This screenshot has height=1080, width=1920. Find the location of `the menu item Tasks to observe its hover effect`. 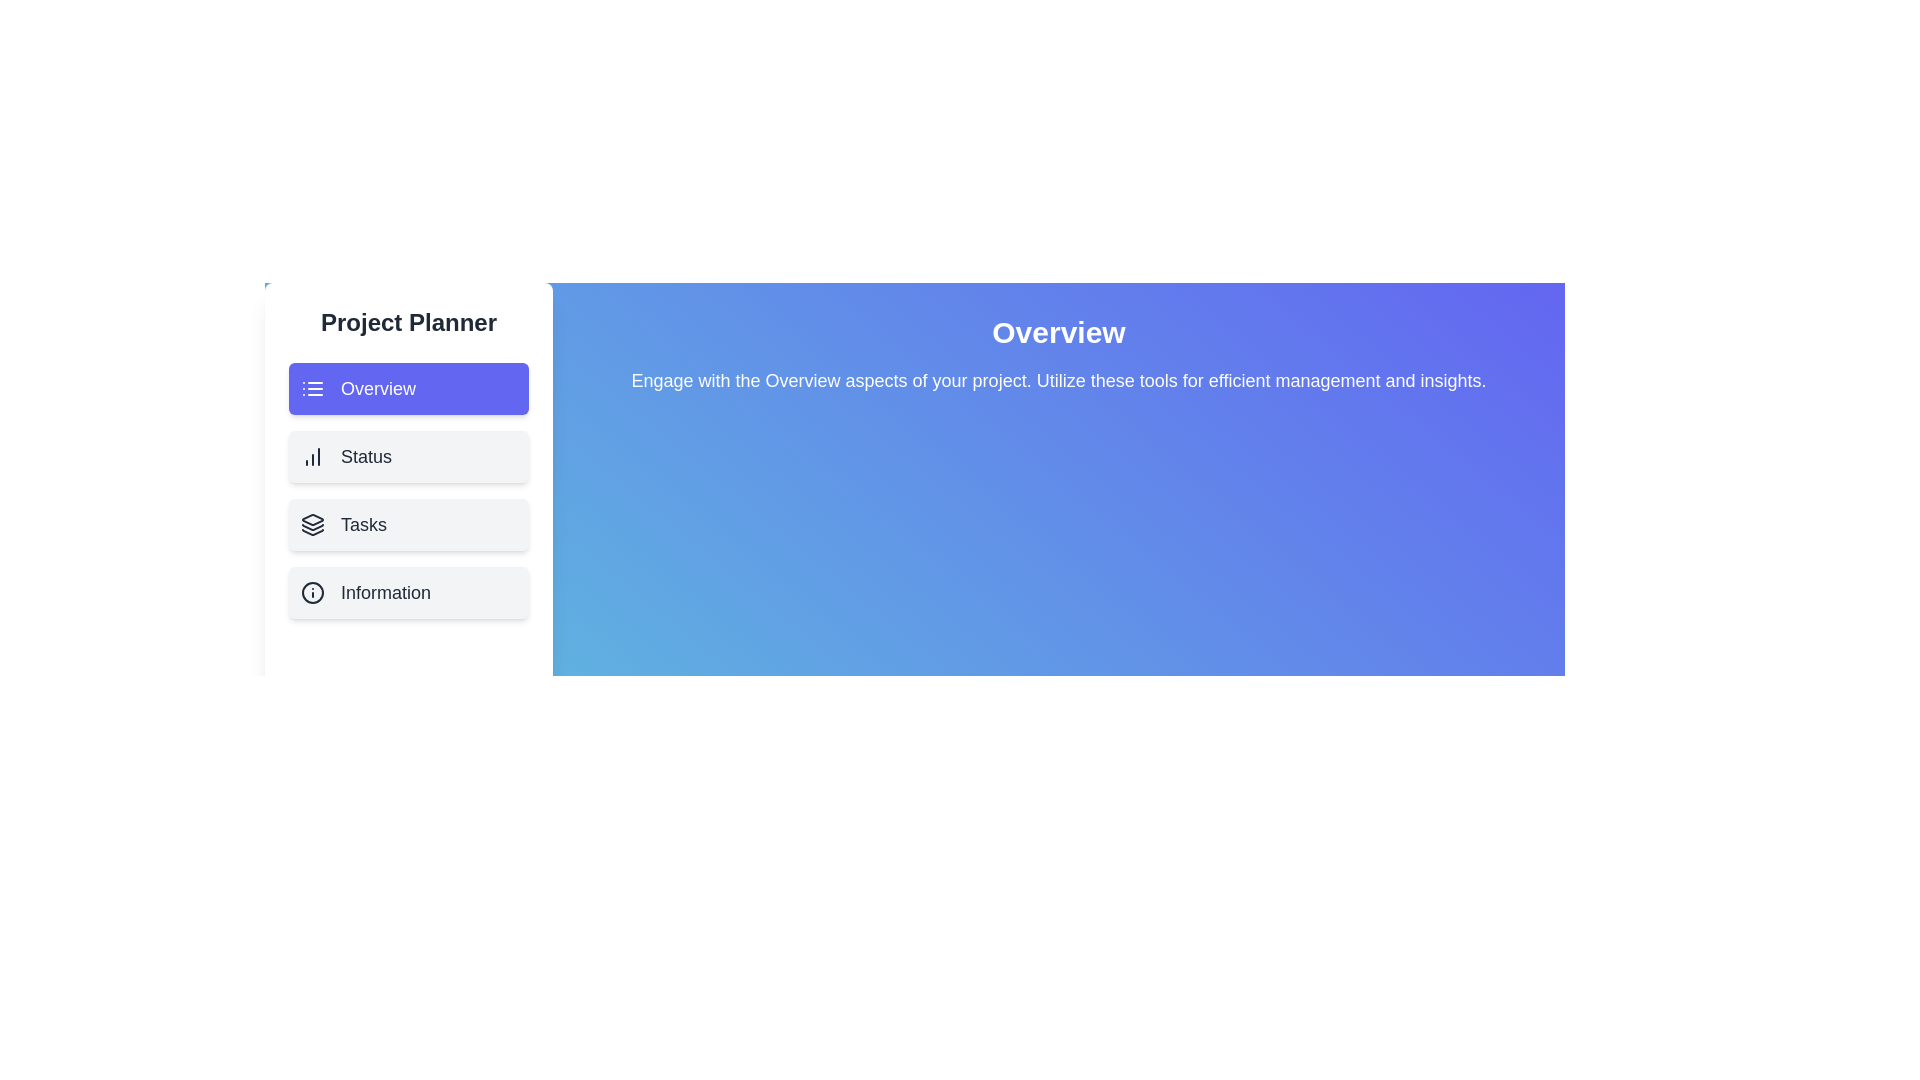

the menu item Tasks to observe its hover effect is located at coordinates (407, 523).